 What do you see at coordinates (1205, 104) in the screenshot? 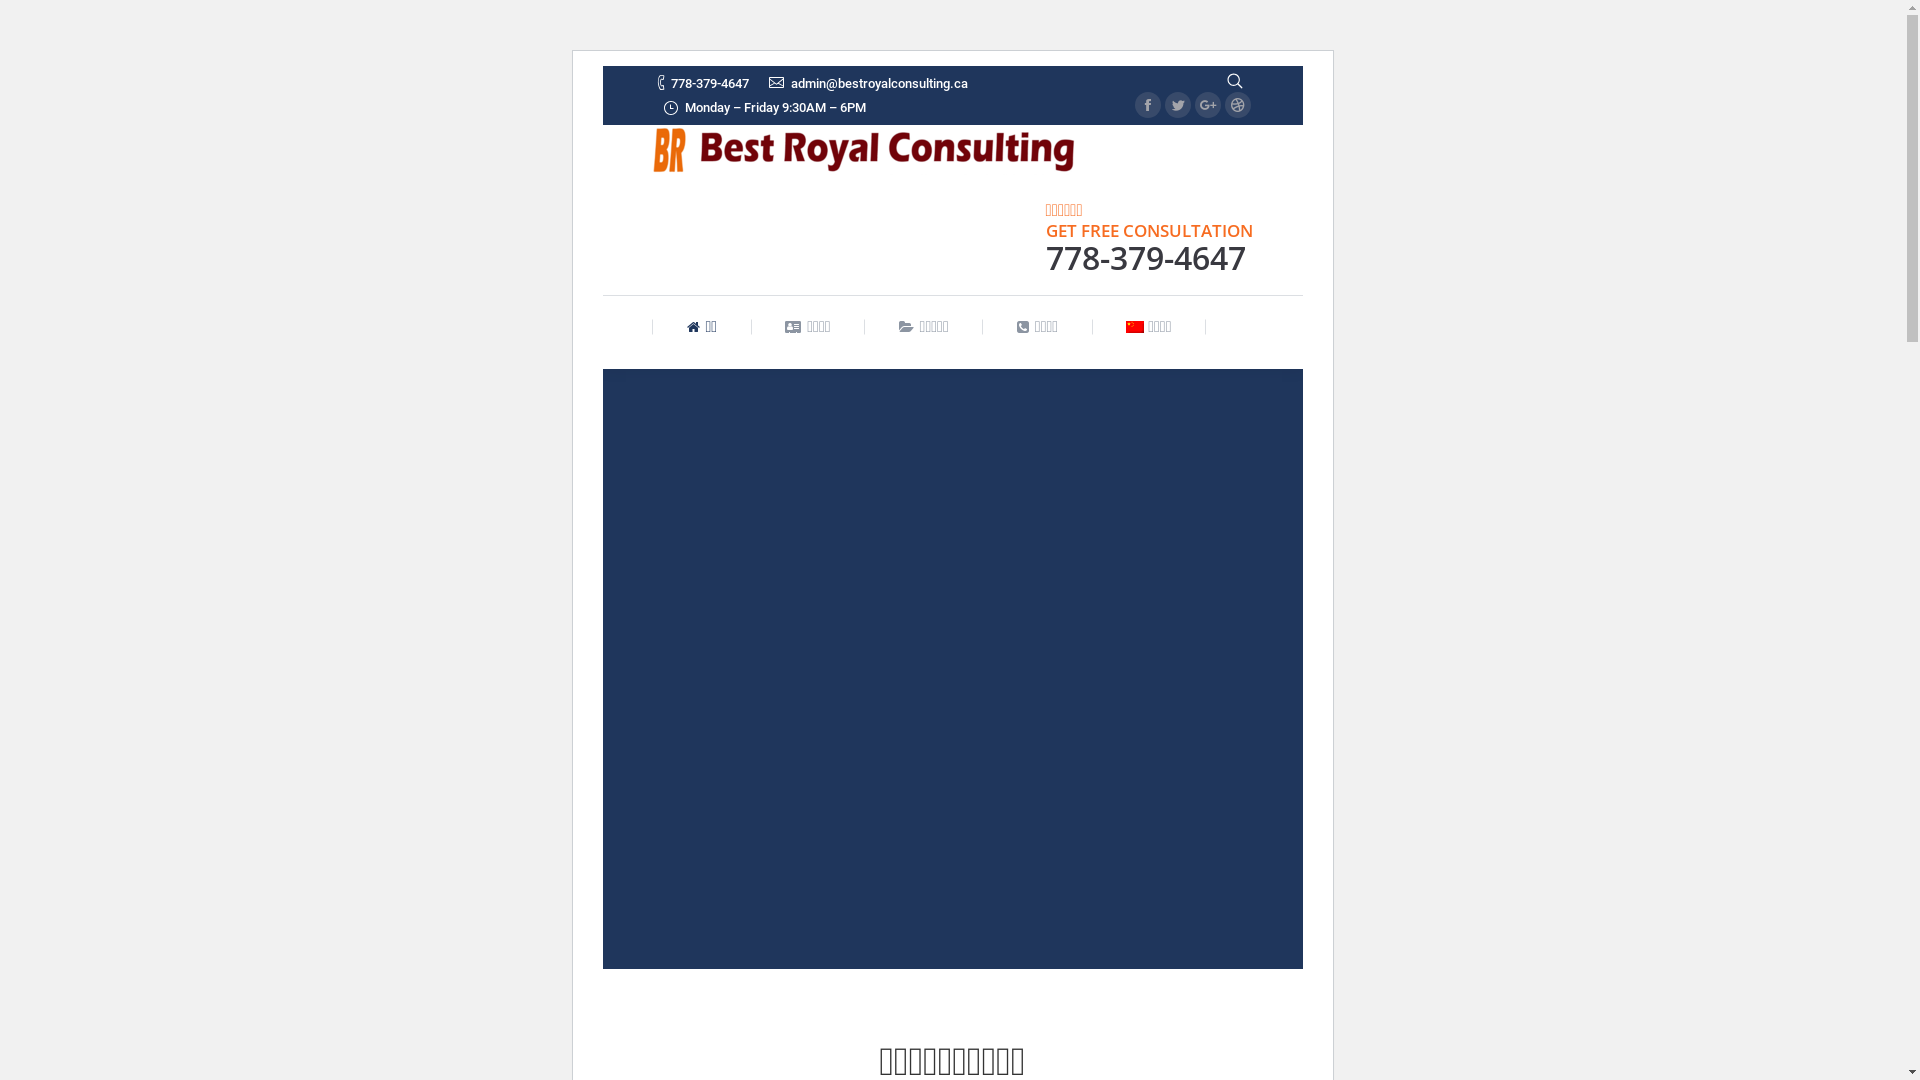
I see `'Google+'` at bounding box center [1205, 104].